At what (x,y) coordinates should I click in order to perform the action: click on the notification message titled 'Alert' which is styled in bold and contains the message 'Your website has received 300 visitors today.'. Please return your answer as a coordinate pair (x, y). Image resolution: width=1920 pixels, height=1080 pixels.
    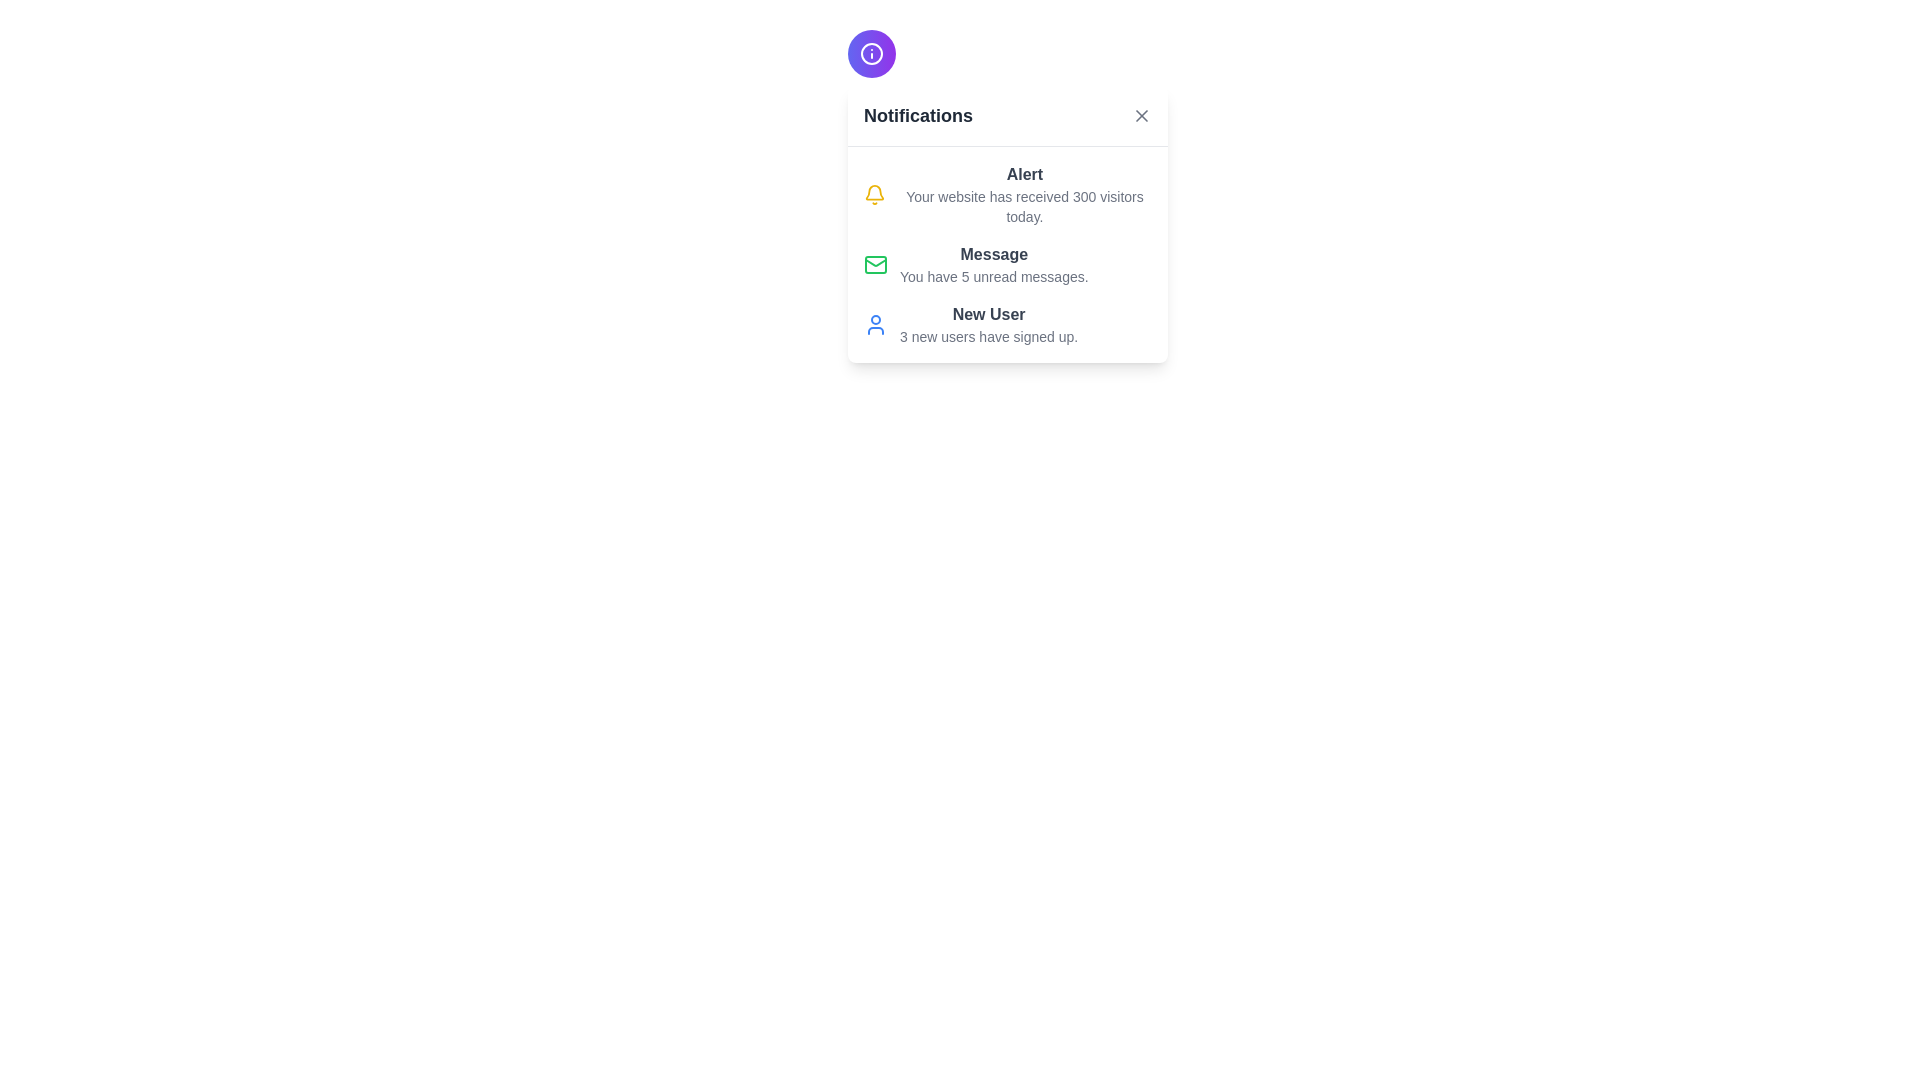
    Looking at the image, I should click on (1024, 195).